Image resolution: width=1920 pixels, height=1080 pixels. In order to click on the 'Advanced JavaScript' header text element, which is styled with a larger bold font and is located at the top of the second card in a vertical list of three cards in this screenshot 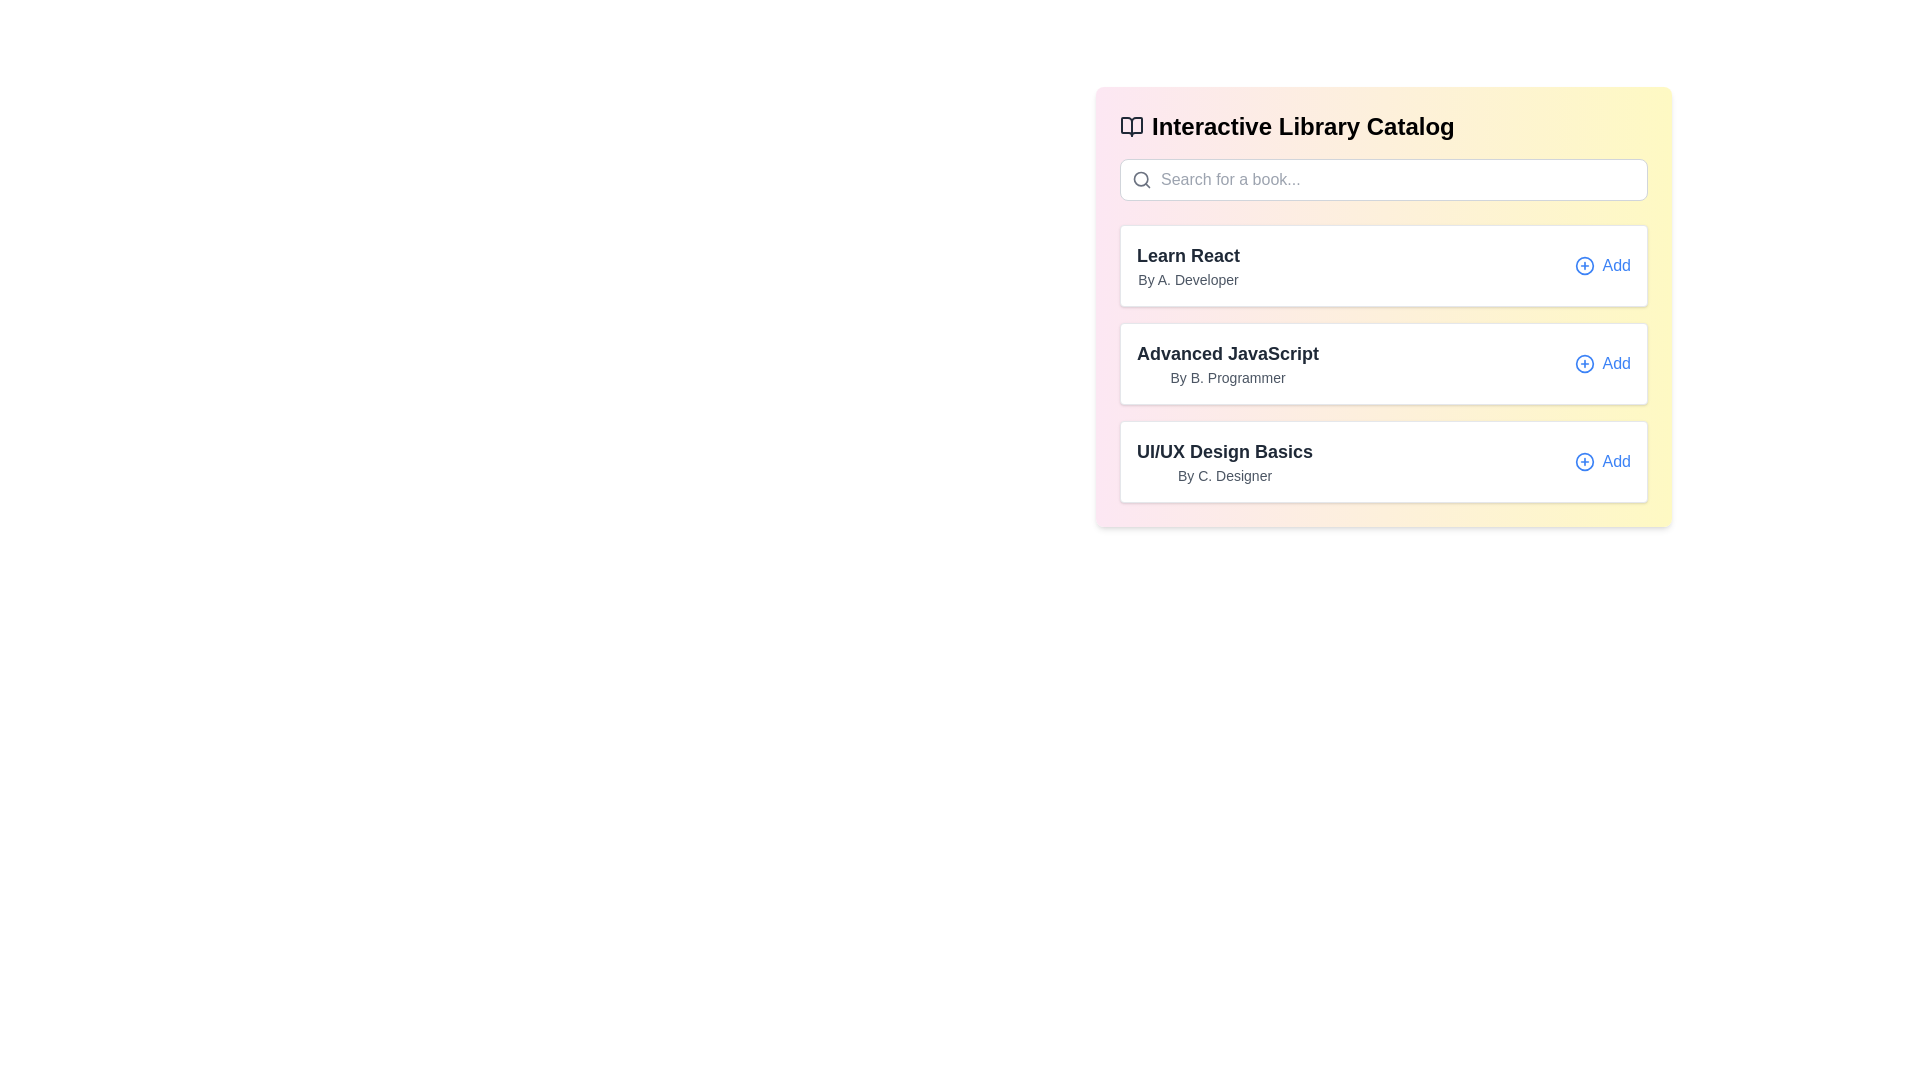, I will do `click(1227, 353)`.